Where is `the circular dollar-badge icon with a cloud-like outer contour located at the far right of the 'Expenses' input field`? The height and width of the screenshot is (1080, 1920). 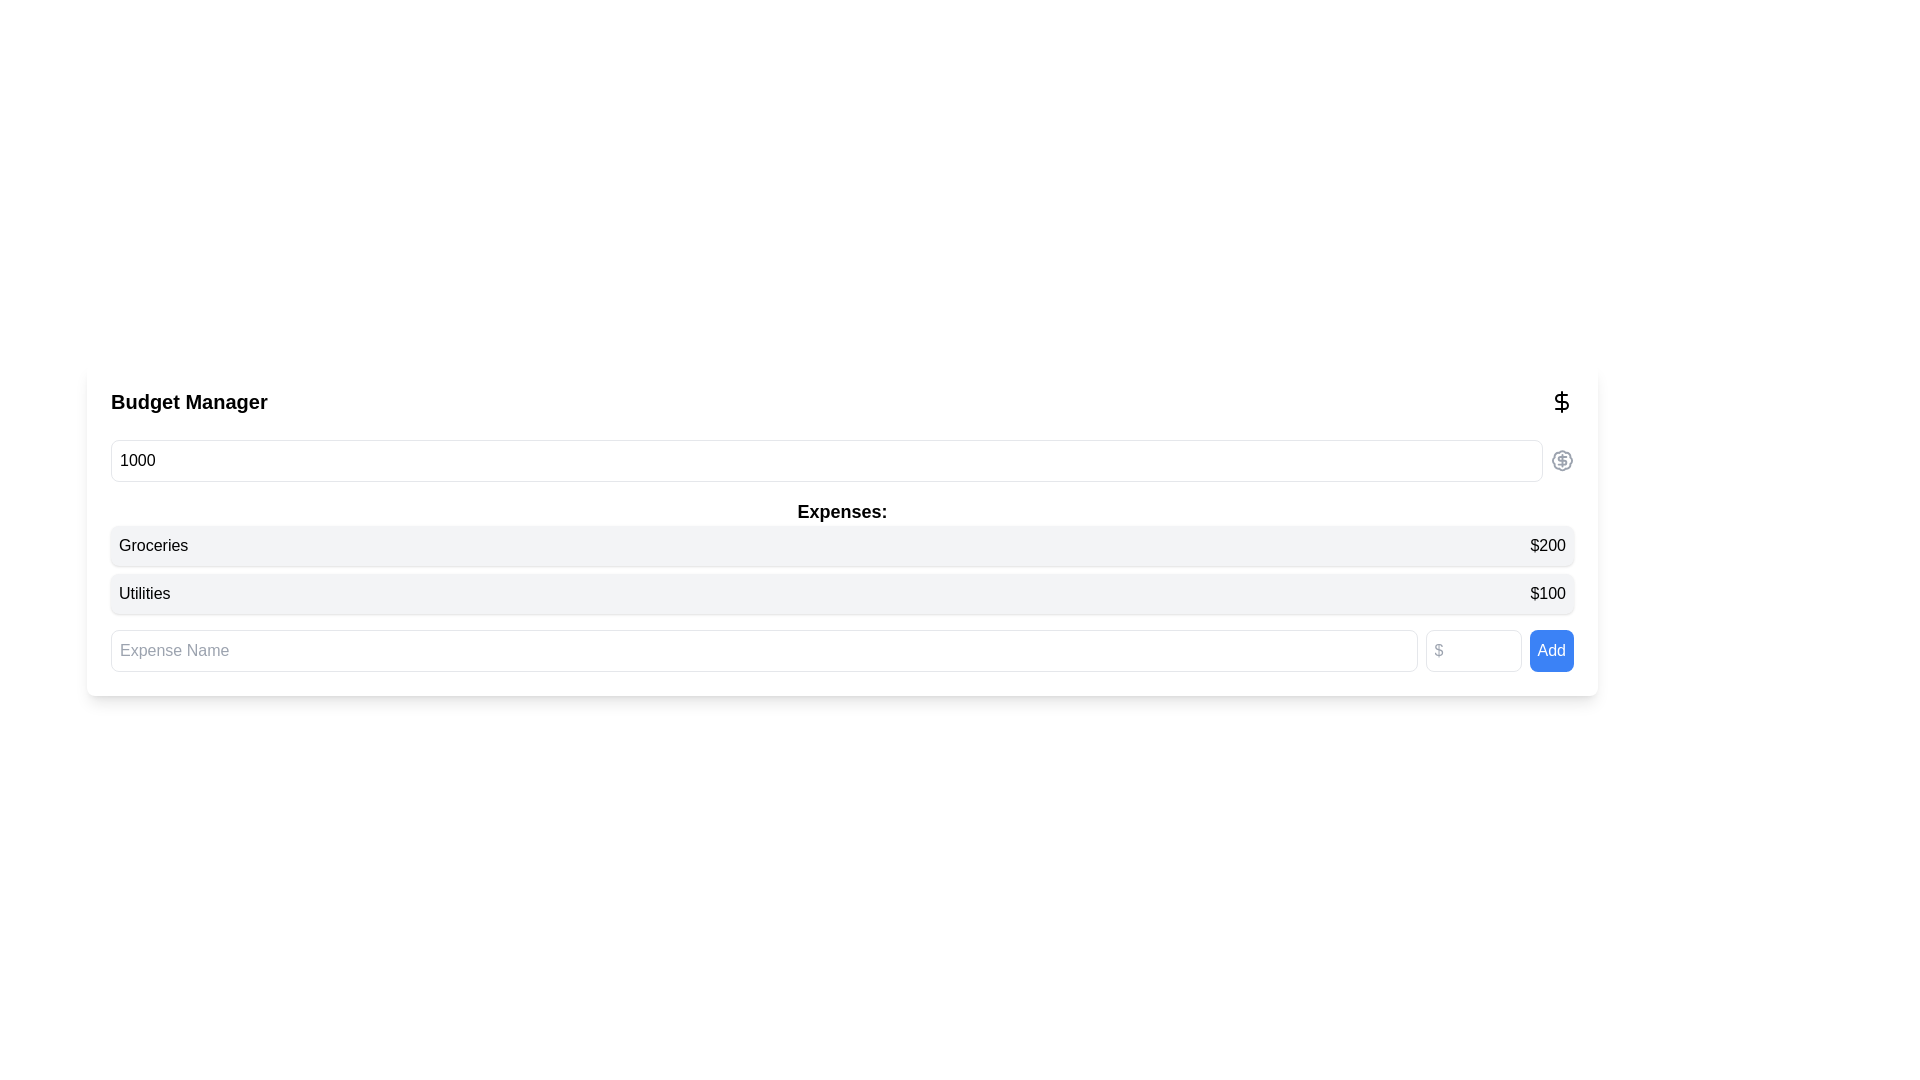 the circular dollar-badge icon with a cloud-like outer contour located at the far right of the 'Expenses' input field is located at coordinates (1561, 461).